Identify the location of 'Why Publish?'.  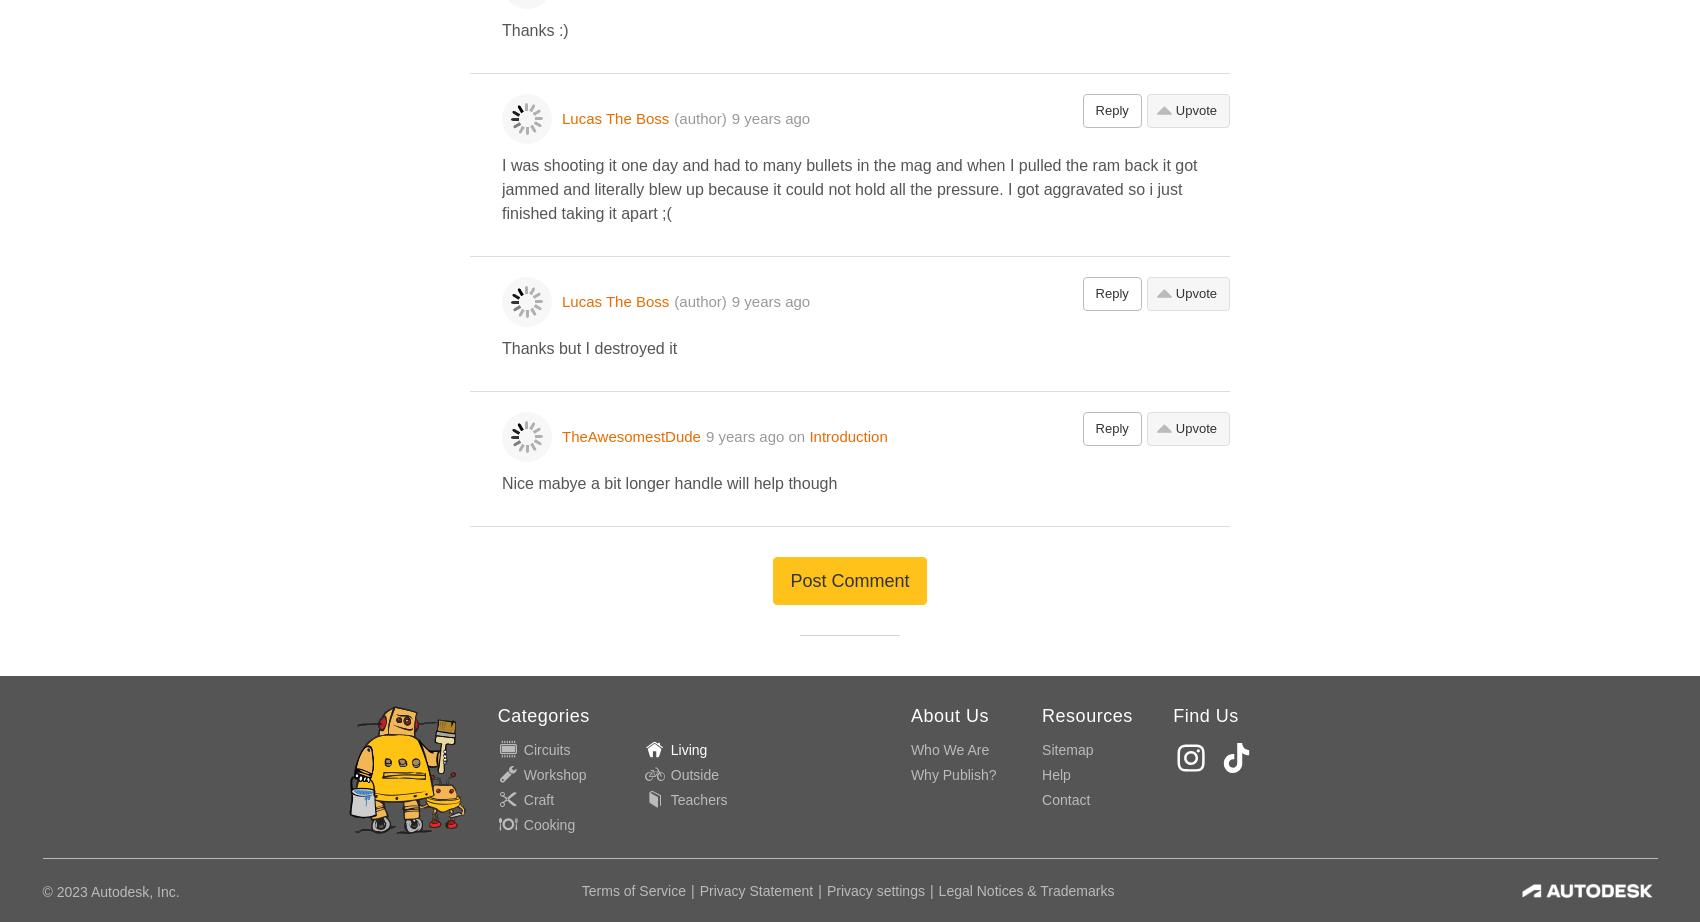
(953, 774).